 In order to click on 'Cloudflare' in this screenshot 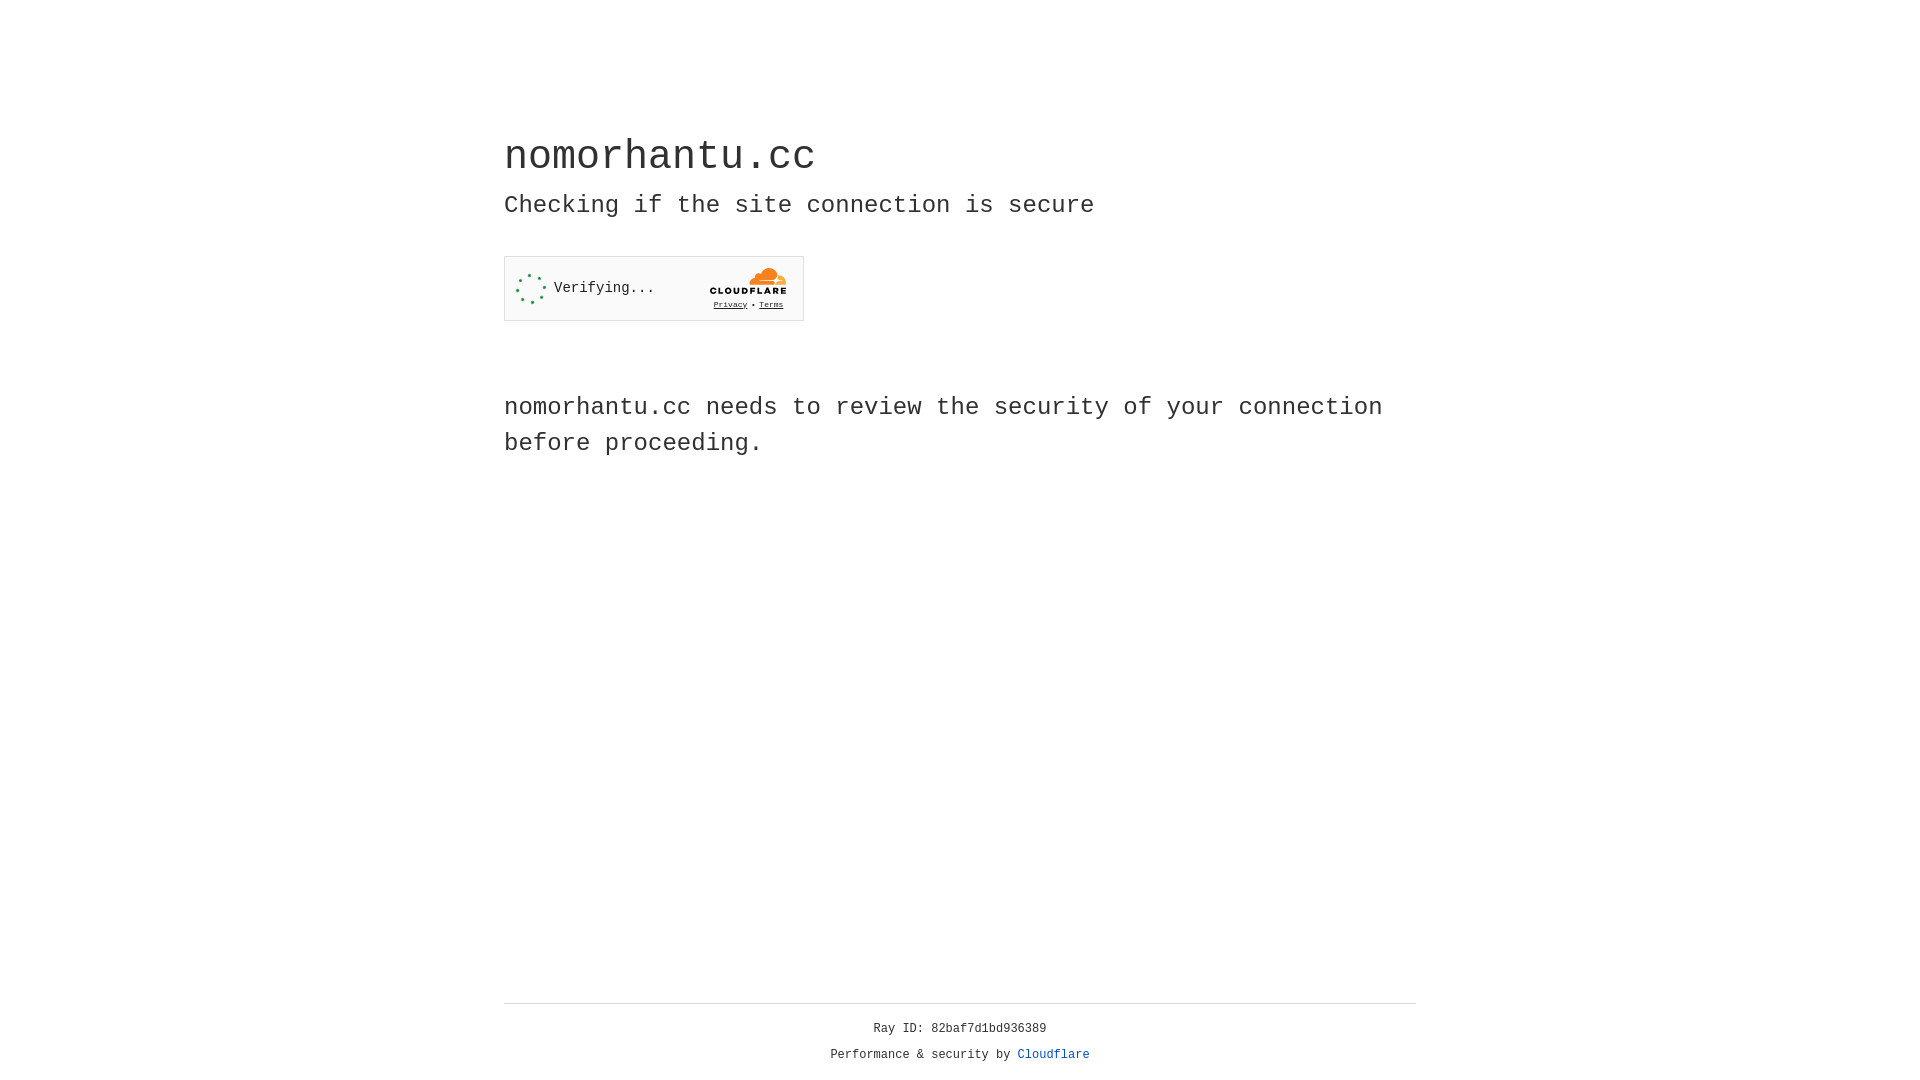, I will do `click(1053, 1054)`.